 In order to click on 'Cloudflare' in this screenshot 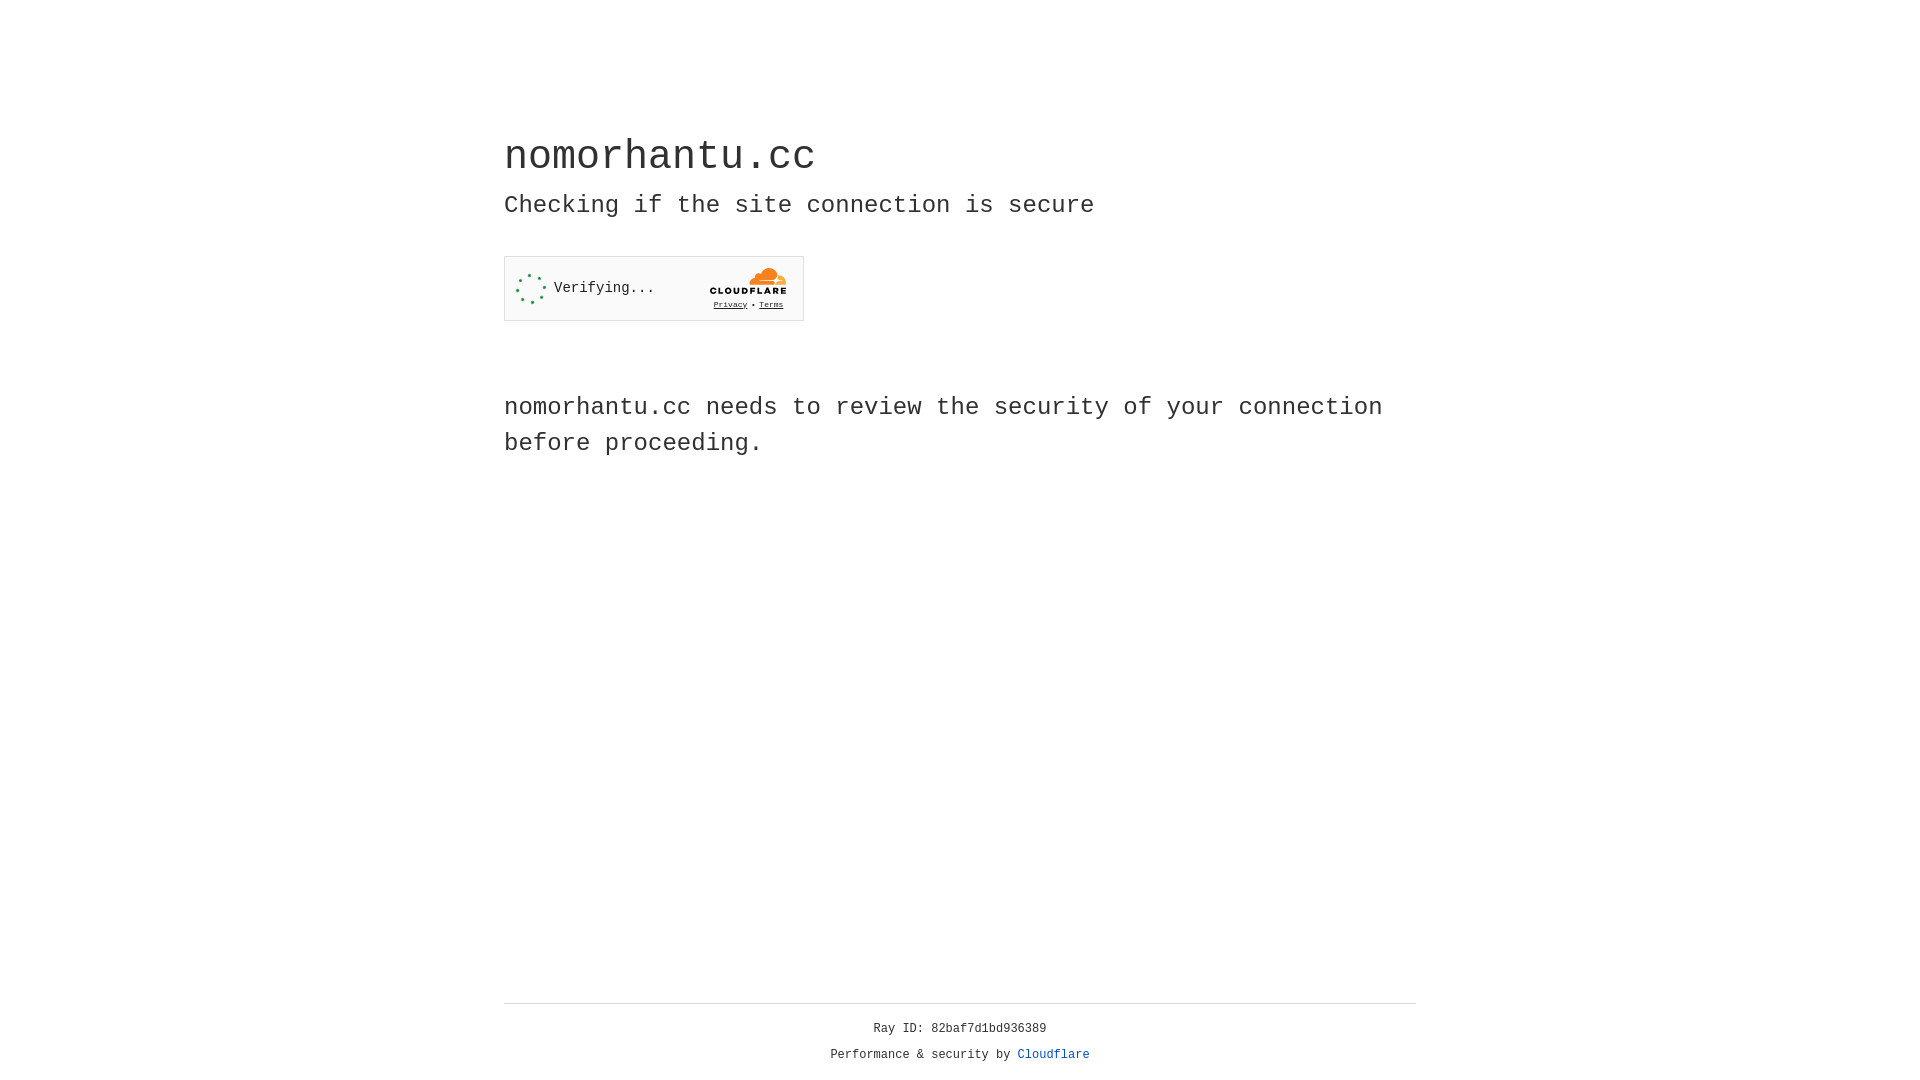, I will do `click(1053, 1054)`.